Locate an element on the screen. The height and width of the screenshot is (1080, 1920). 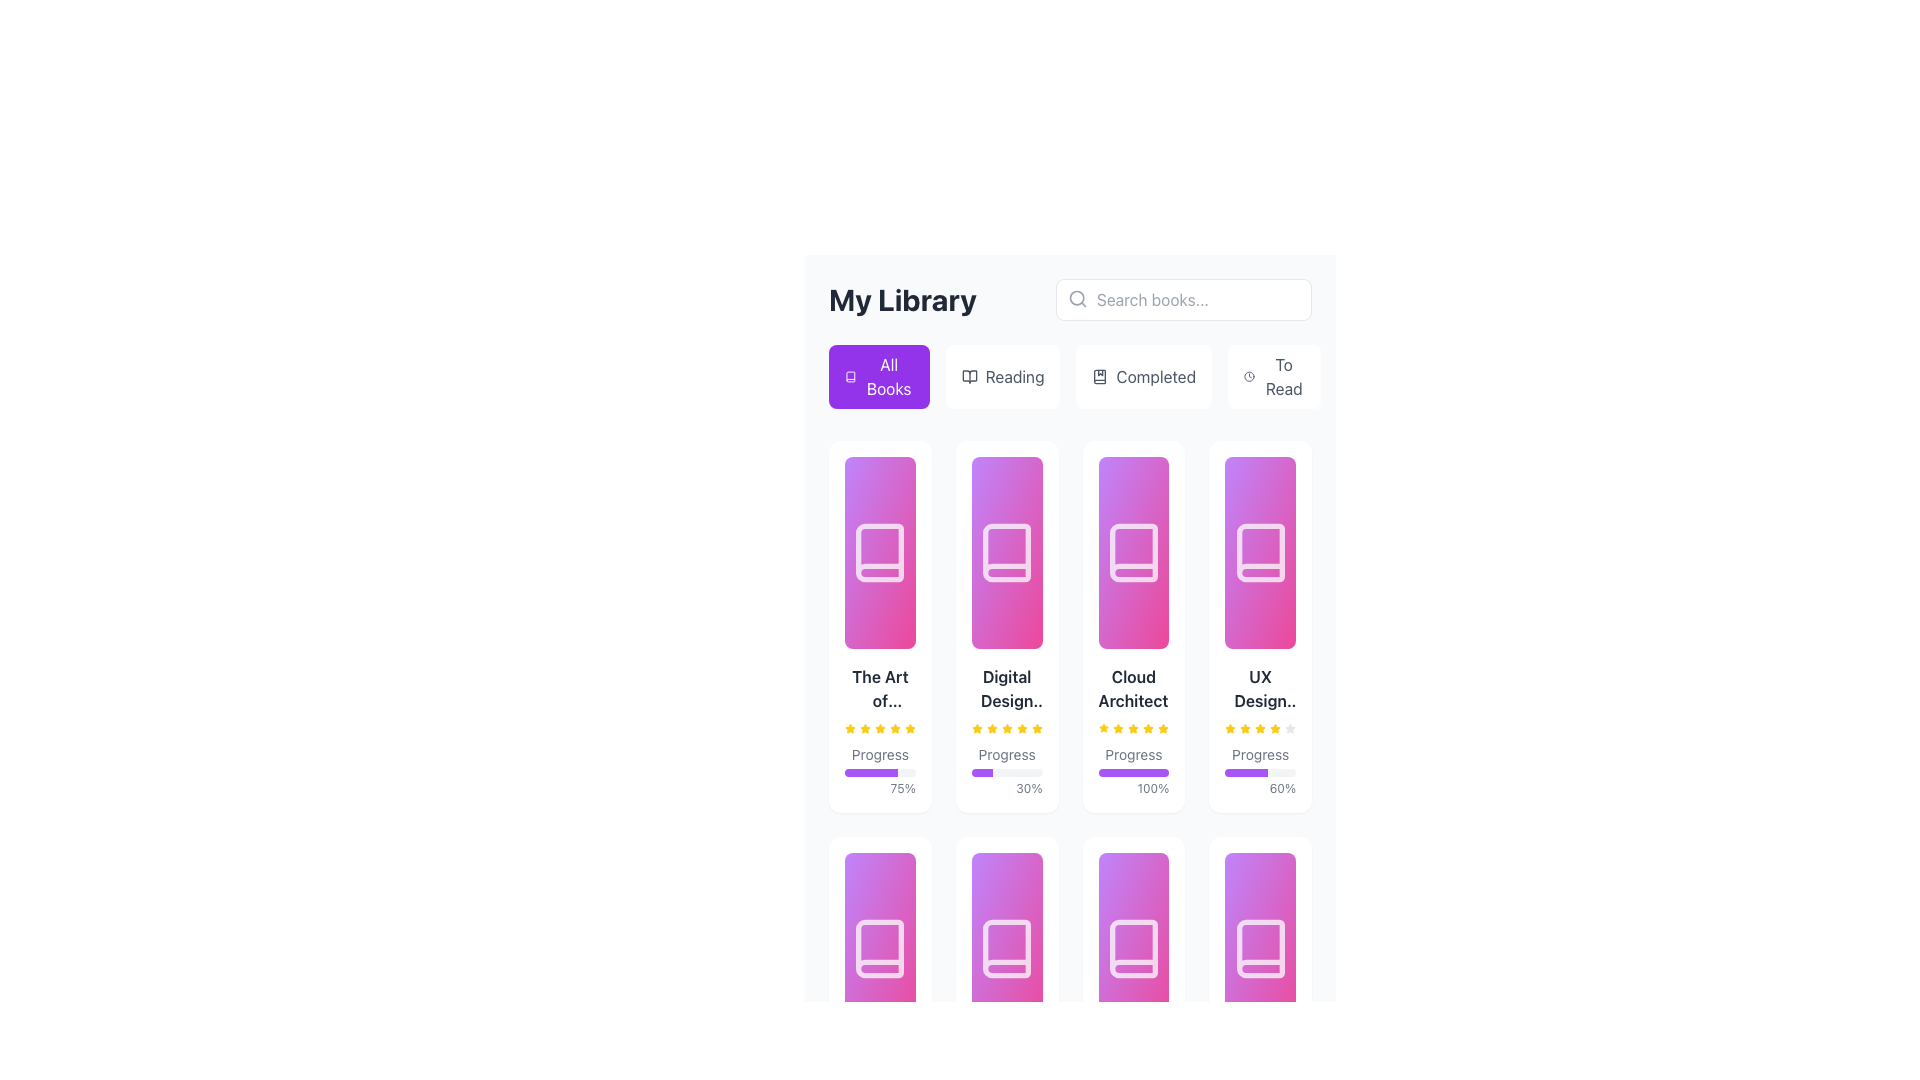
the book icon in the first book card of the 'My Library' interface, which visually represents a book and is located at the top left of the grid layout is located at coordinates (880, 552).